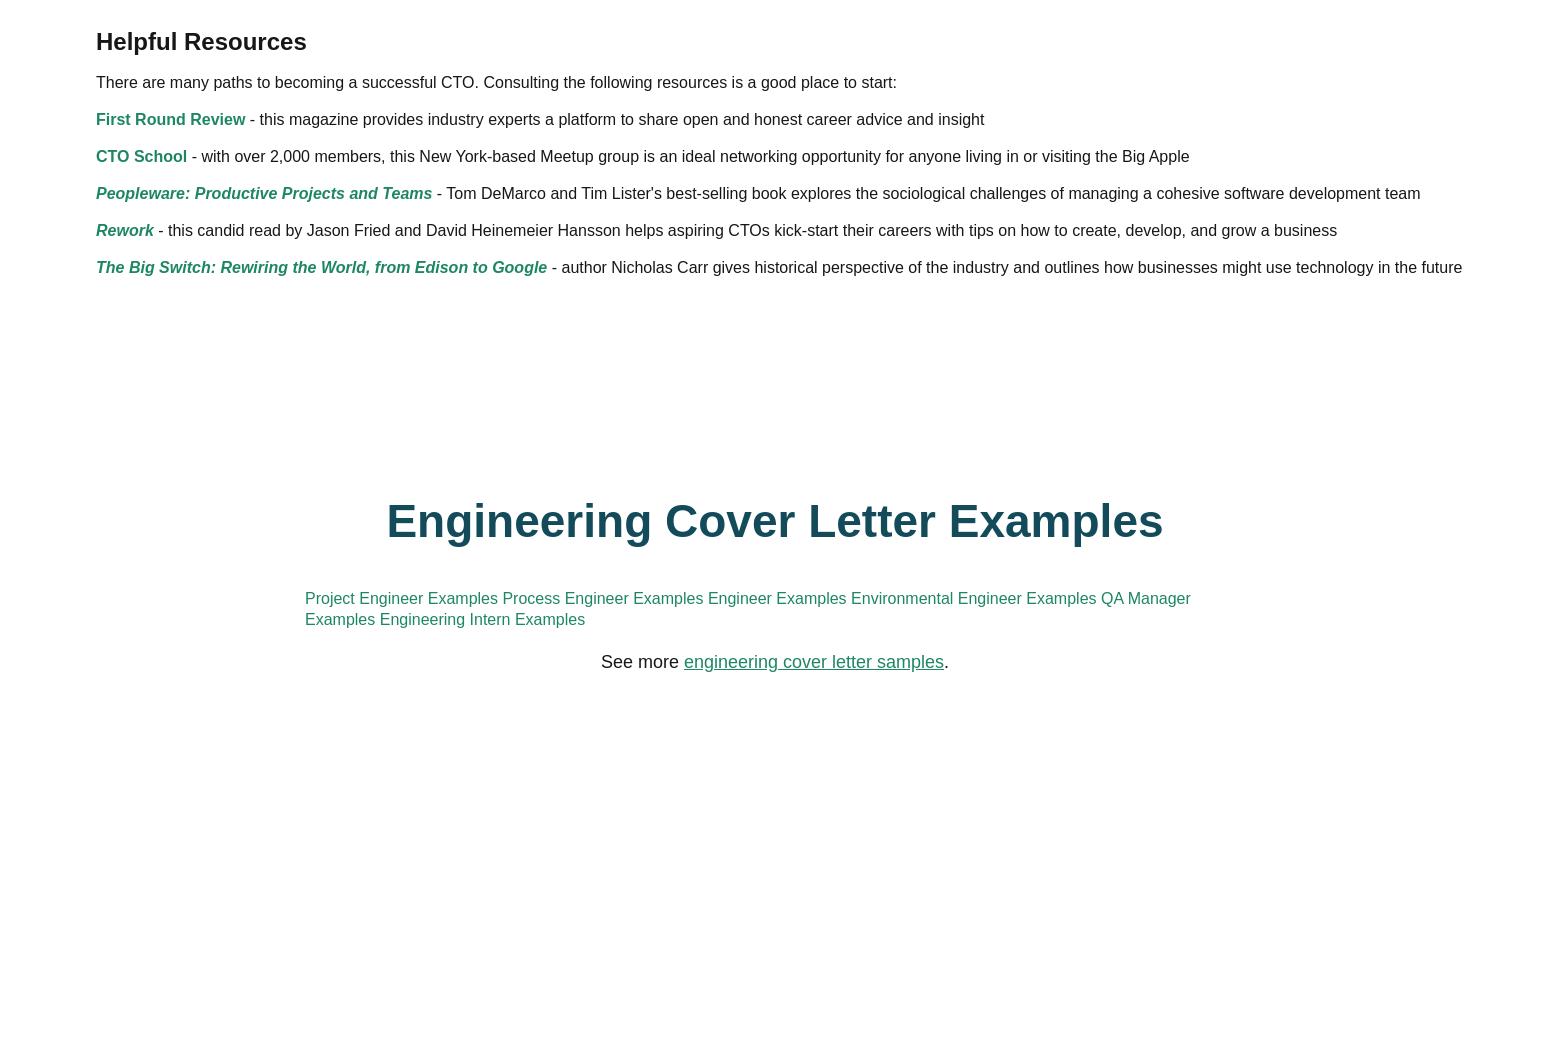 The height and width of the screenshot is (1040, 1550). I want to click on '- with over 2,000 members, this New York-based Meetup group is an ideal networking opportunity for anyone living in or visiting the Big Apple', so click(764, 551).